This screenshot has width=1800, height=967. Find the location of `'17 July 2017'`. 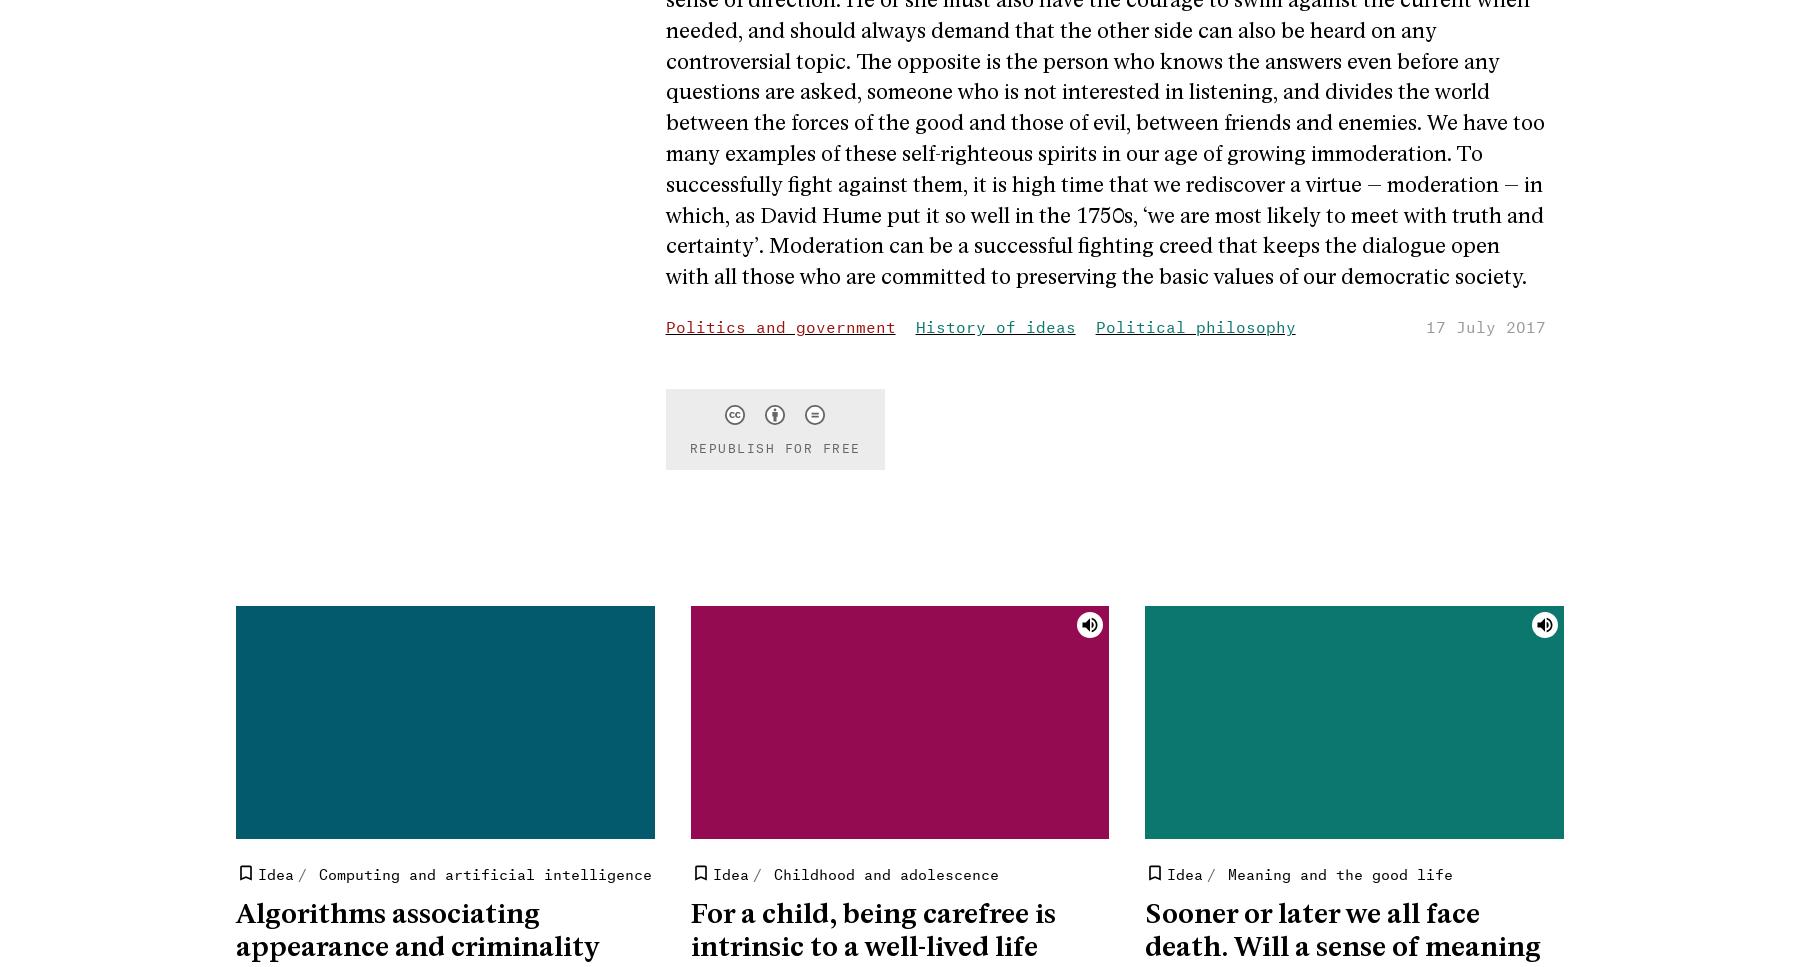

'17 July 2017' is located at coordinates (1486, 324).